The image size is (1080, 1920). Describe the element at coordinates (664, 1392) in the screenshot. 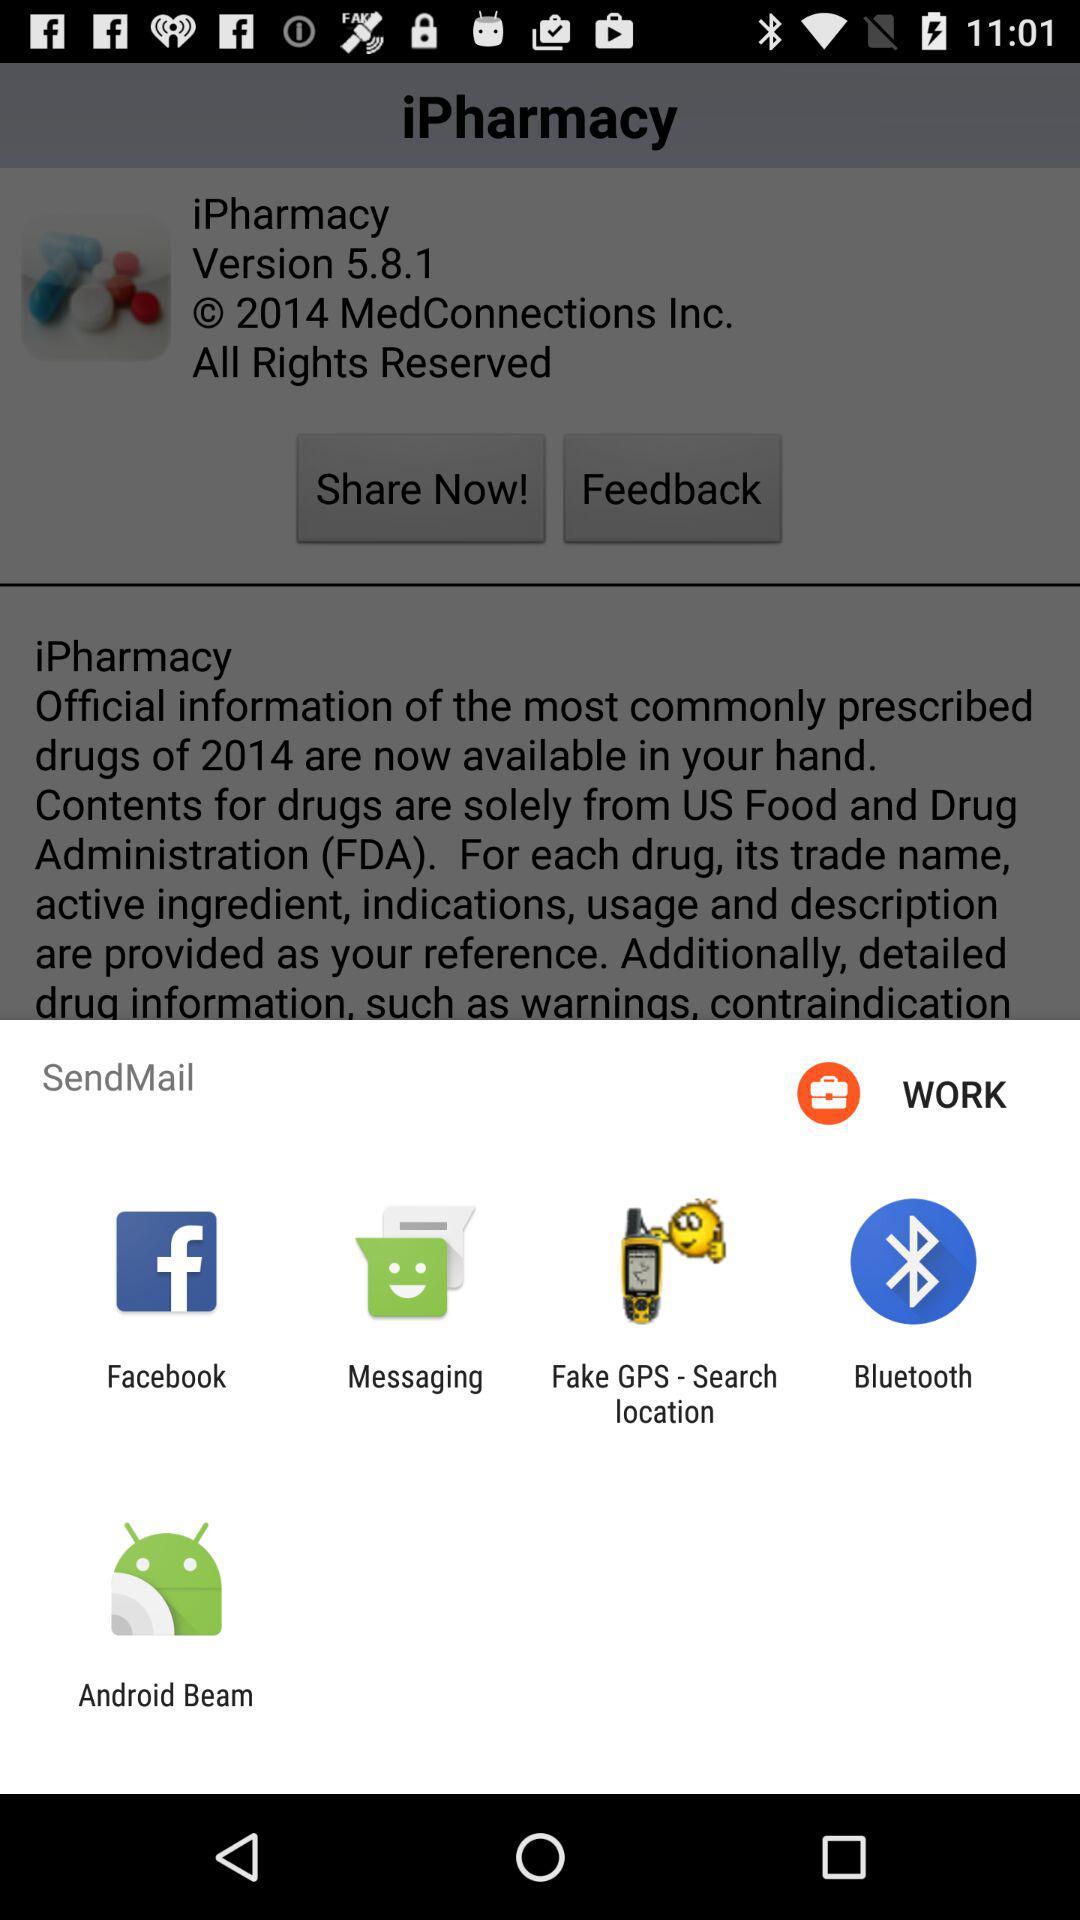

I see `app to the right of the messaging` at that location.